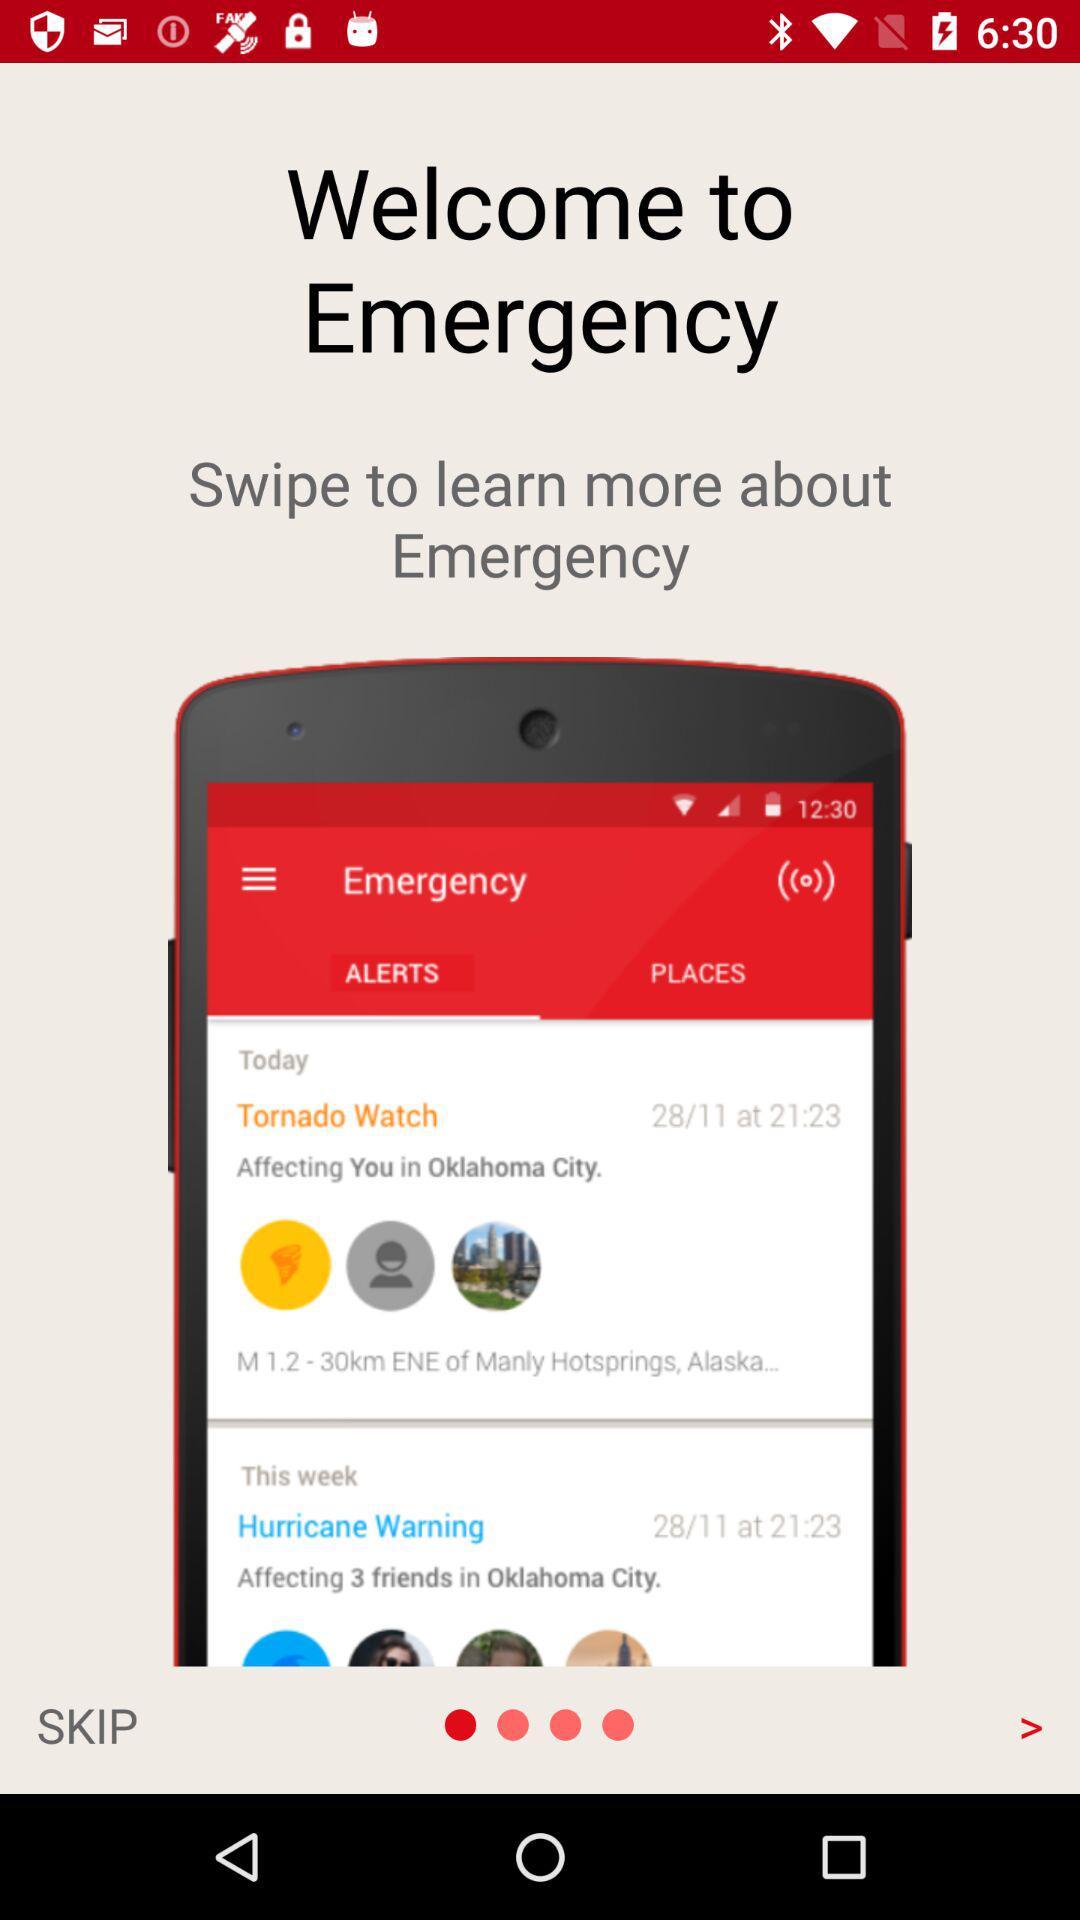  What do you see at coordinates (891, 1723) in the screenshot?
I see `the > icon` at bounding box center [891, 1723].